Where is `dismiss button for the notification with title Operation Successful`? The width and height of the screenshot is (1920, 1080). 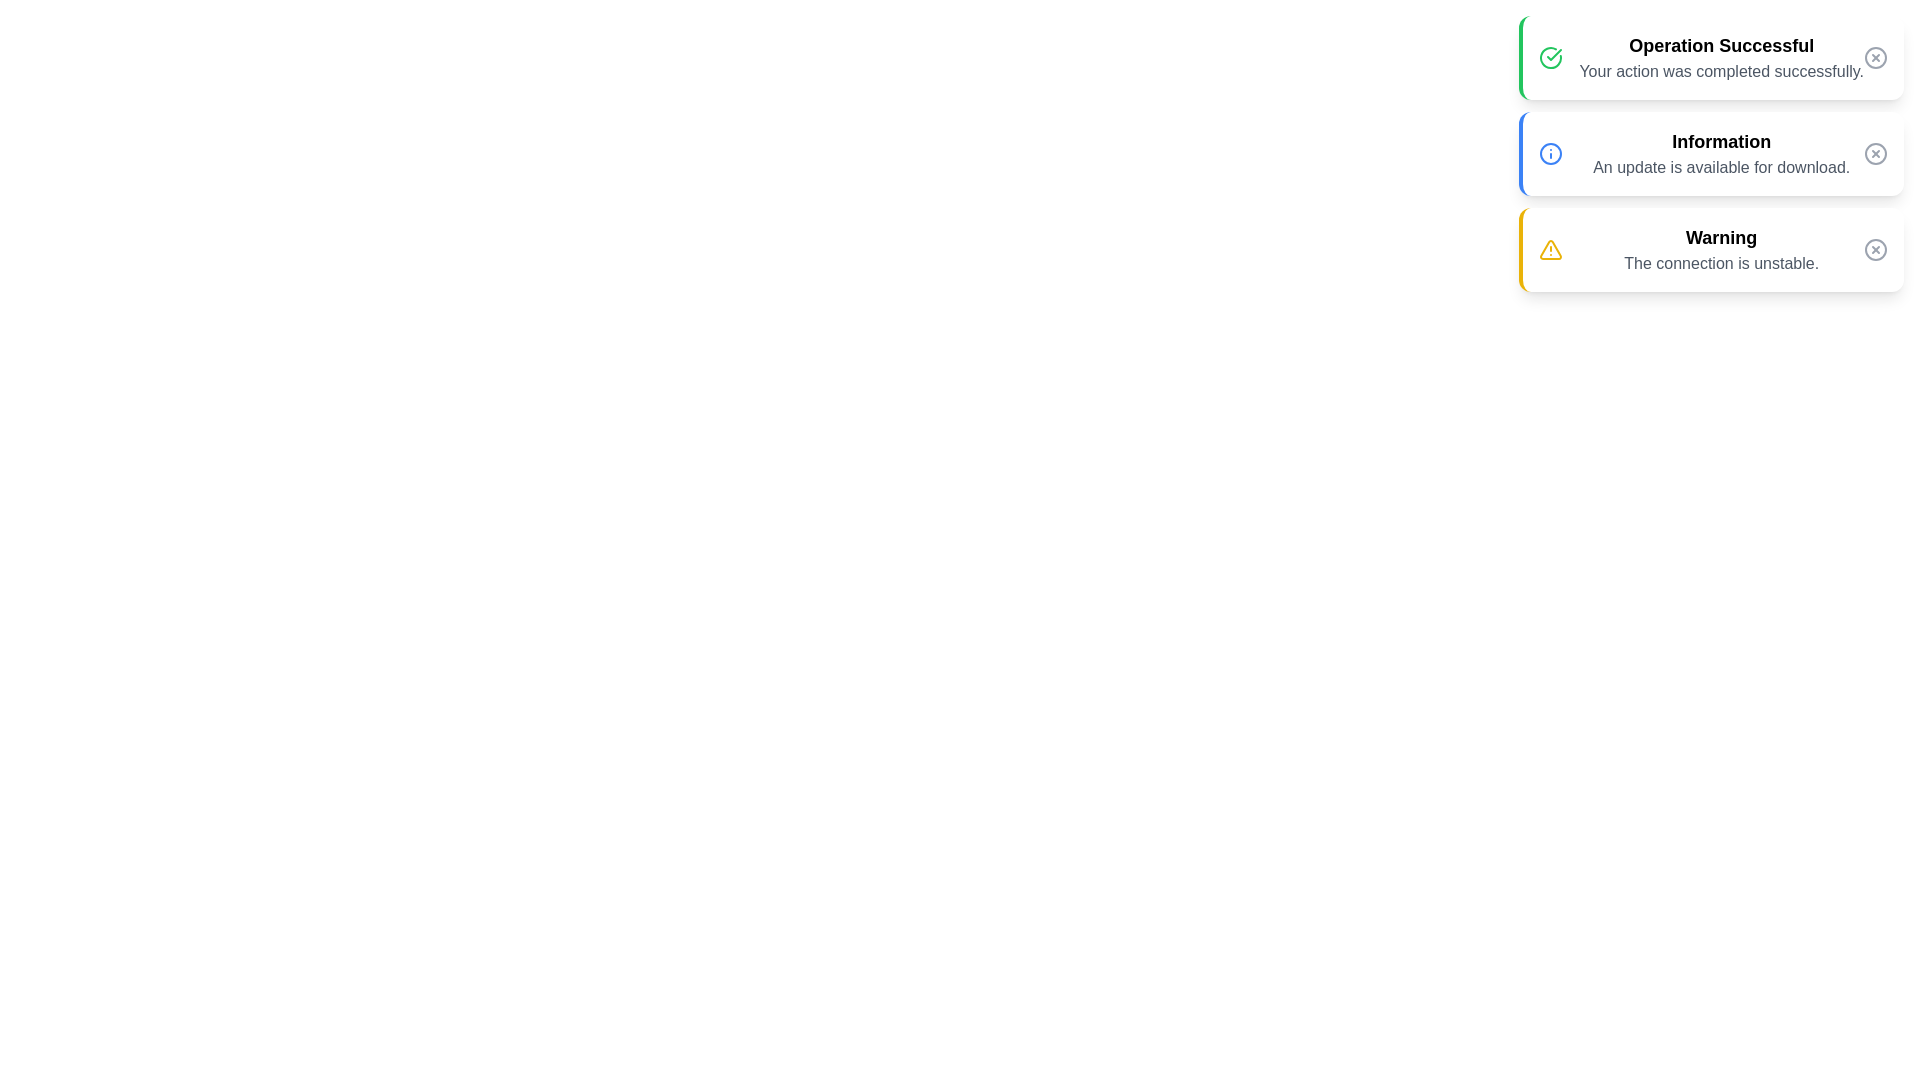
dismiss button for the notification with title Operation Successful is located at coordinates (1875, 56).